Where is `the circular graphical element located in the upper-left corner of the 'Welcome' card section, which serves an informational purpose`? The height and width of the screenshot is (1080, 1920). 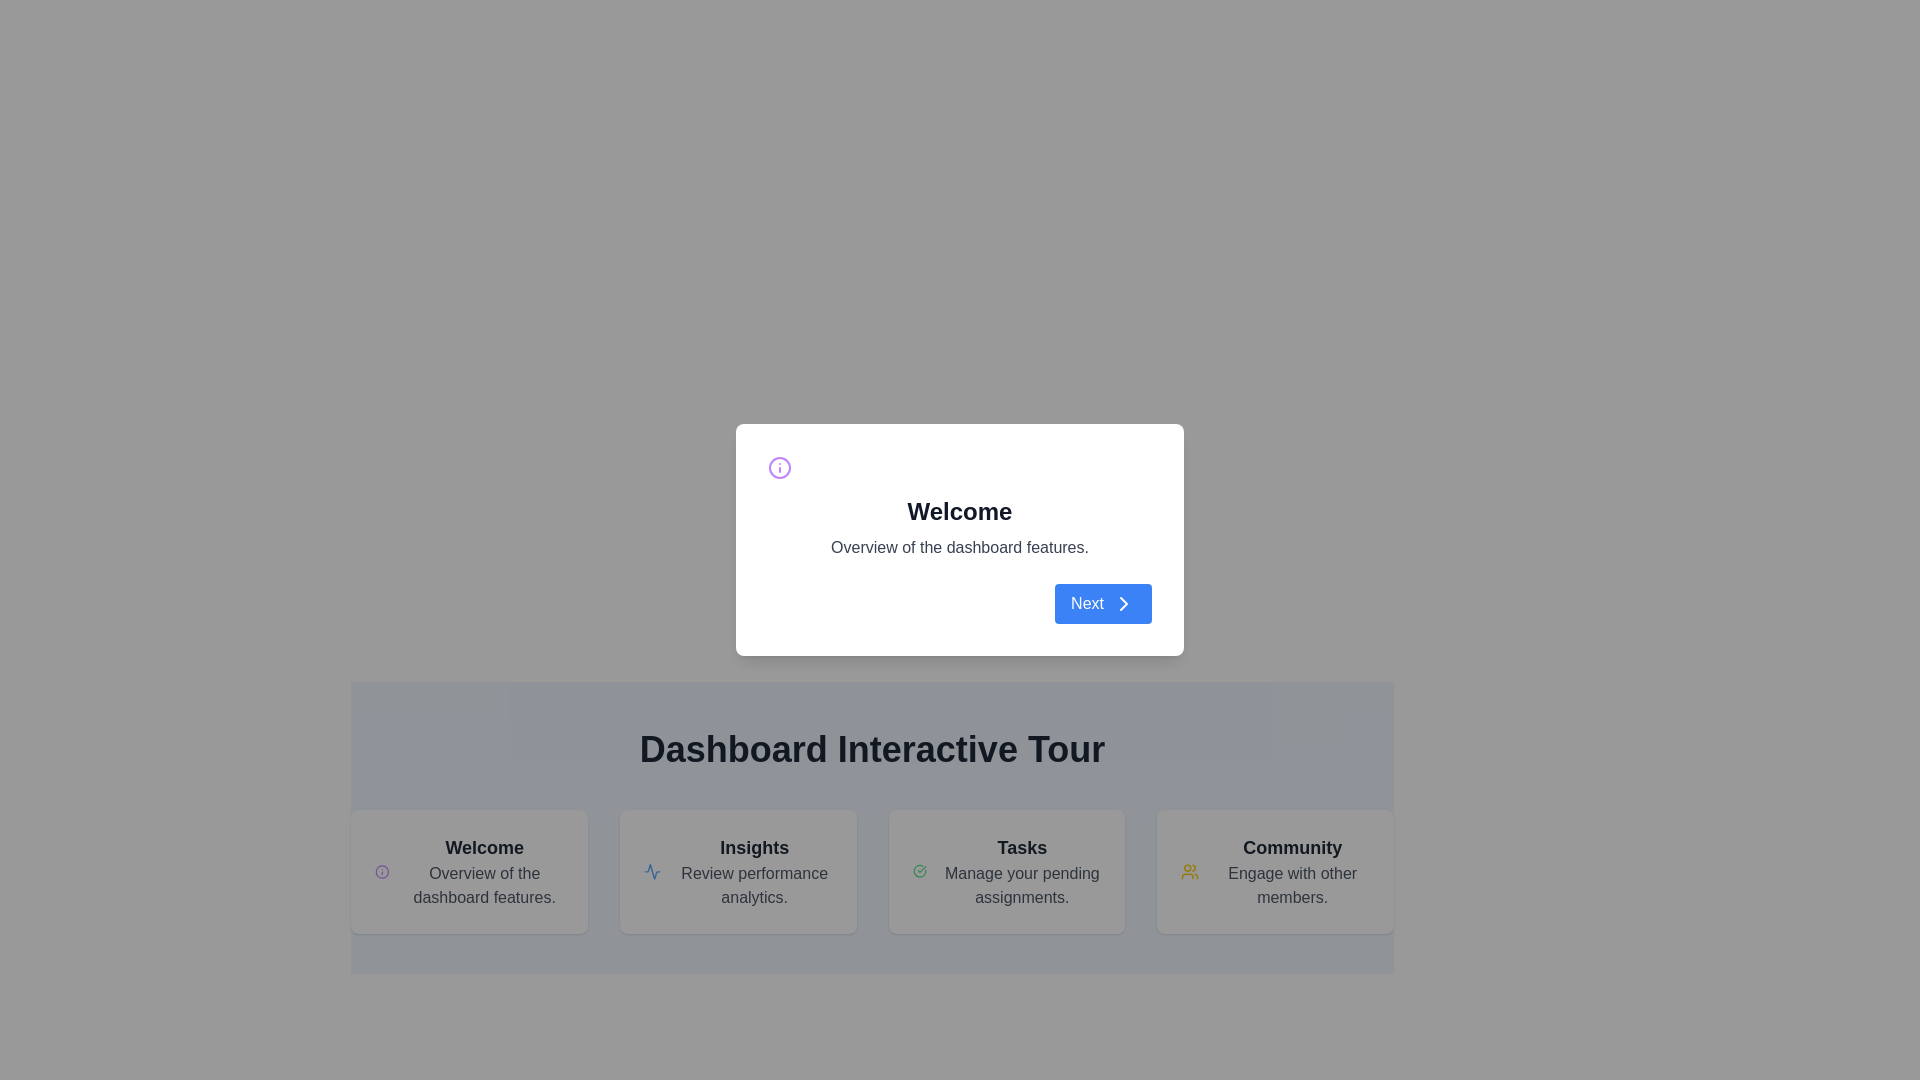 the circular graphical element located in the upper-left corner of the 'Welcome' card section, which serves an informational purpose is located at coordinates (382, 870).